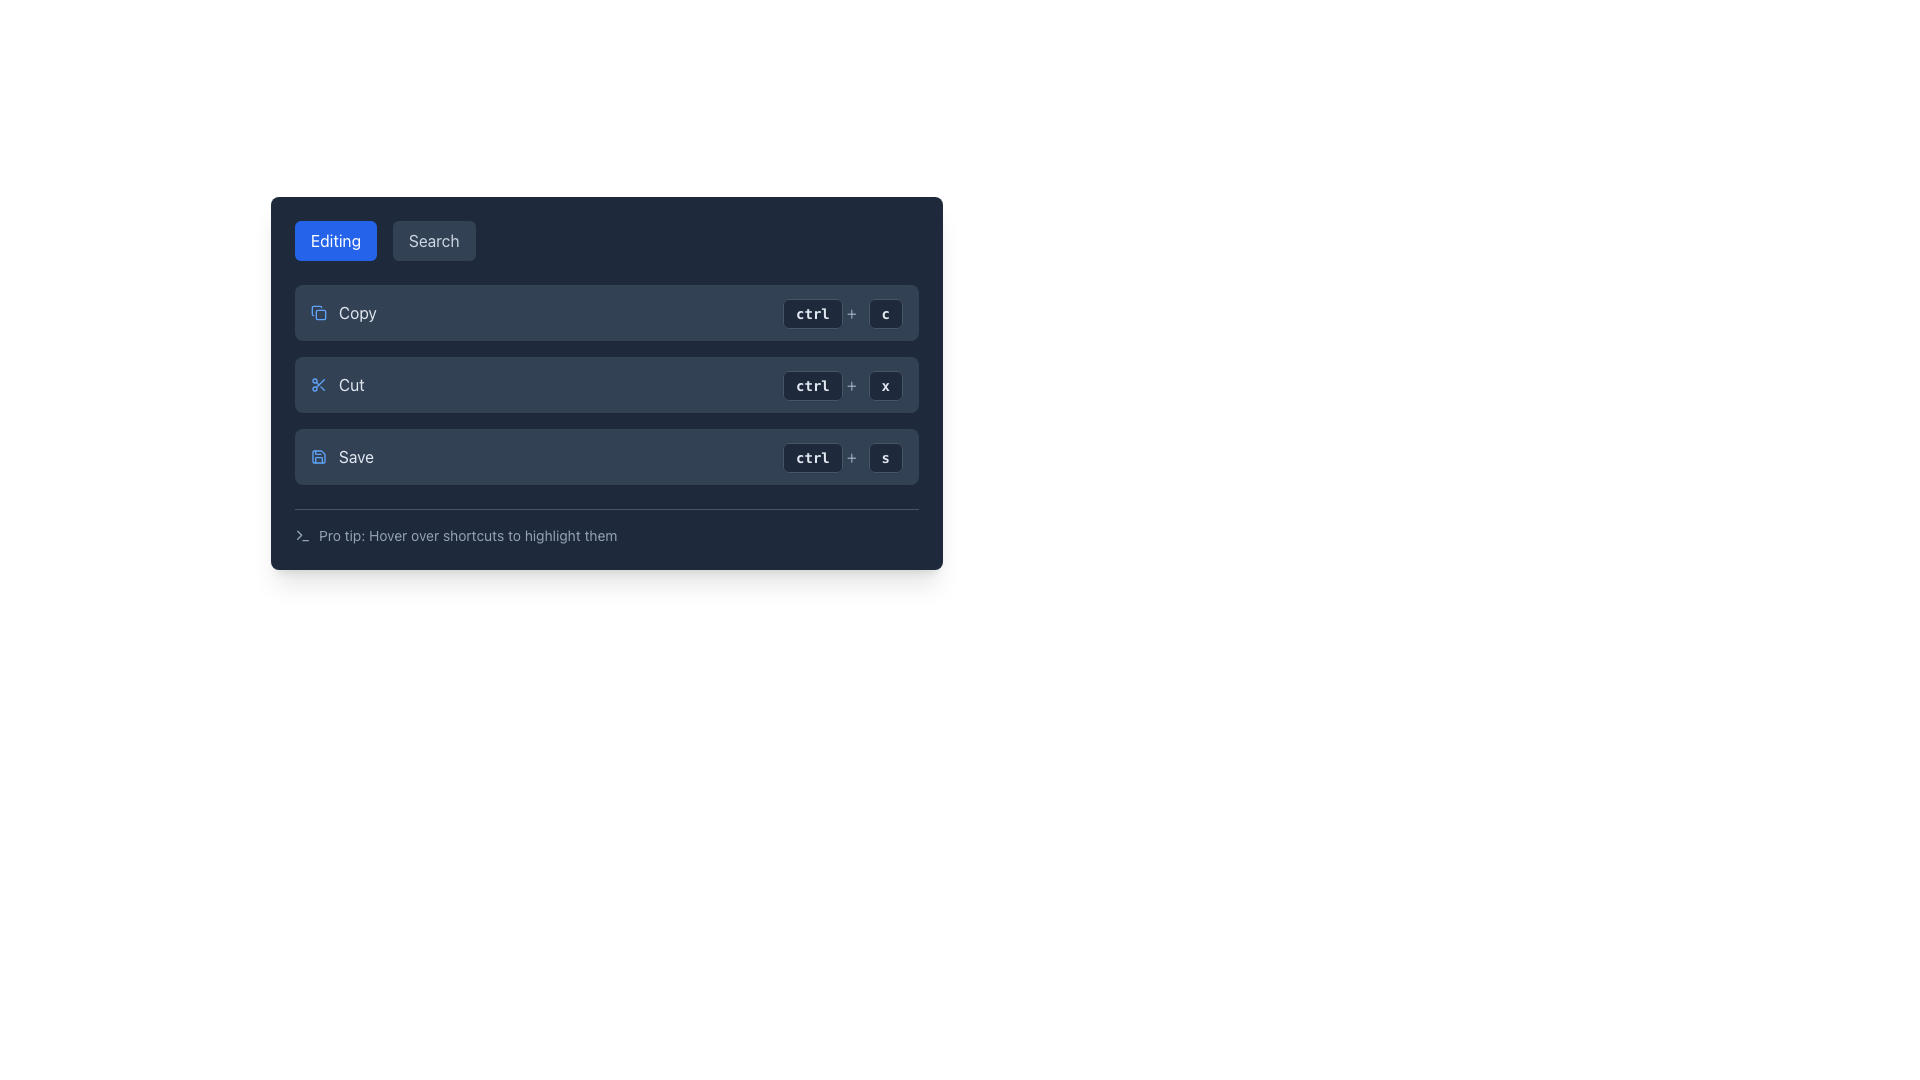 The height and width of the screenshot is (1080, 1920). Describe the element at coordinates (317, 456) in the screenshot. I see `the 'Save' icon located in the third row of the vertical options list, which is positioned to the left of the text 'Save'` at that location.